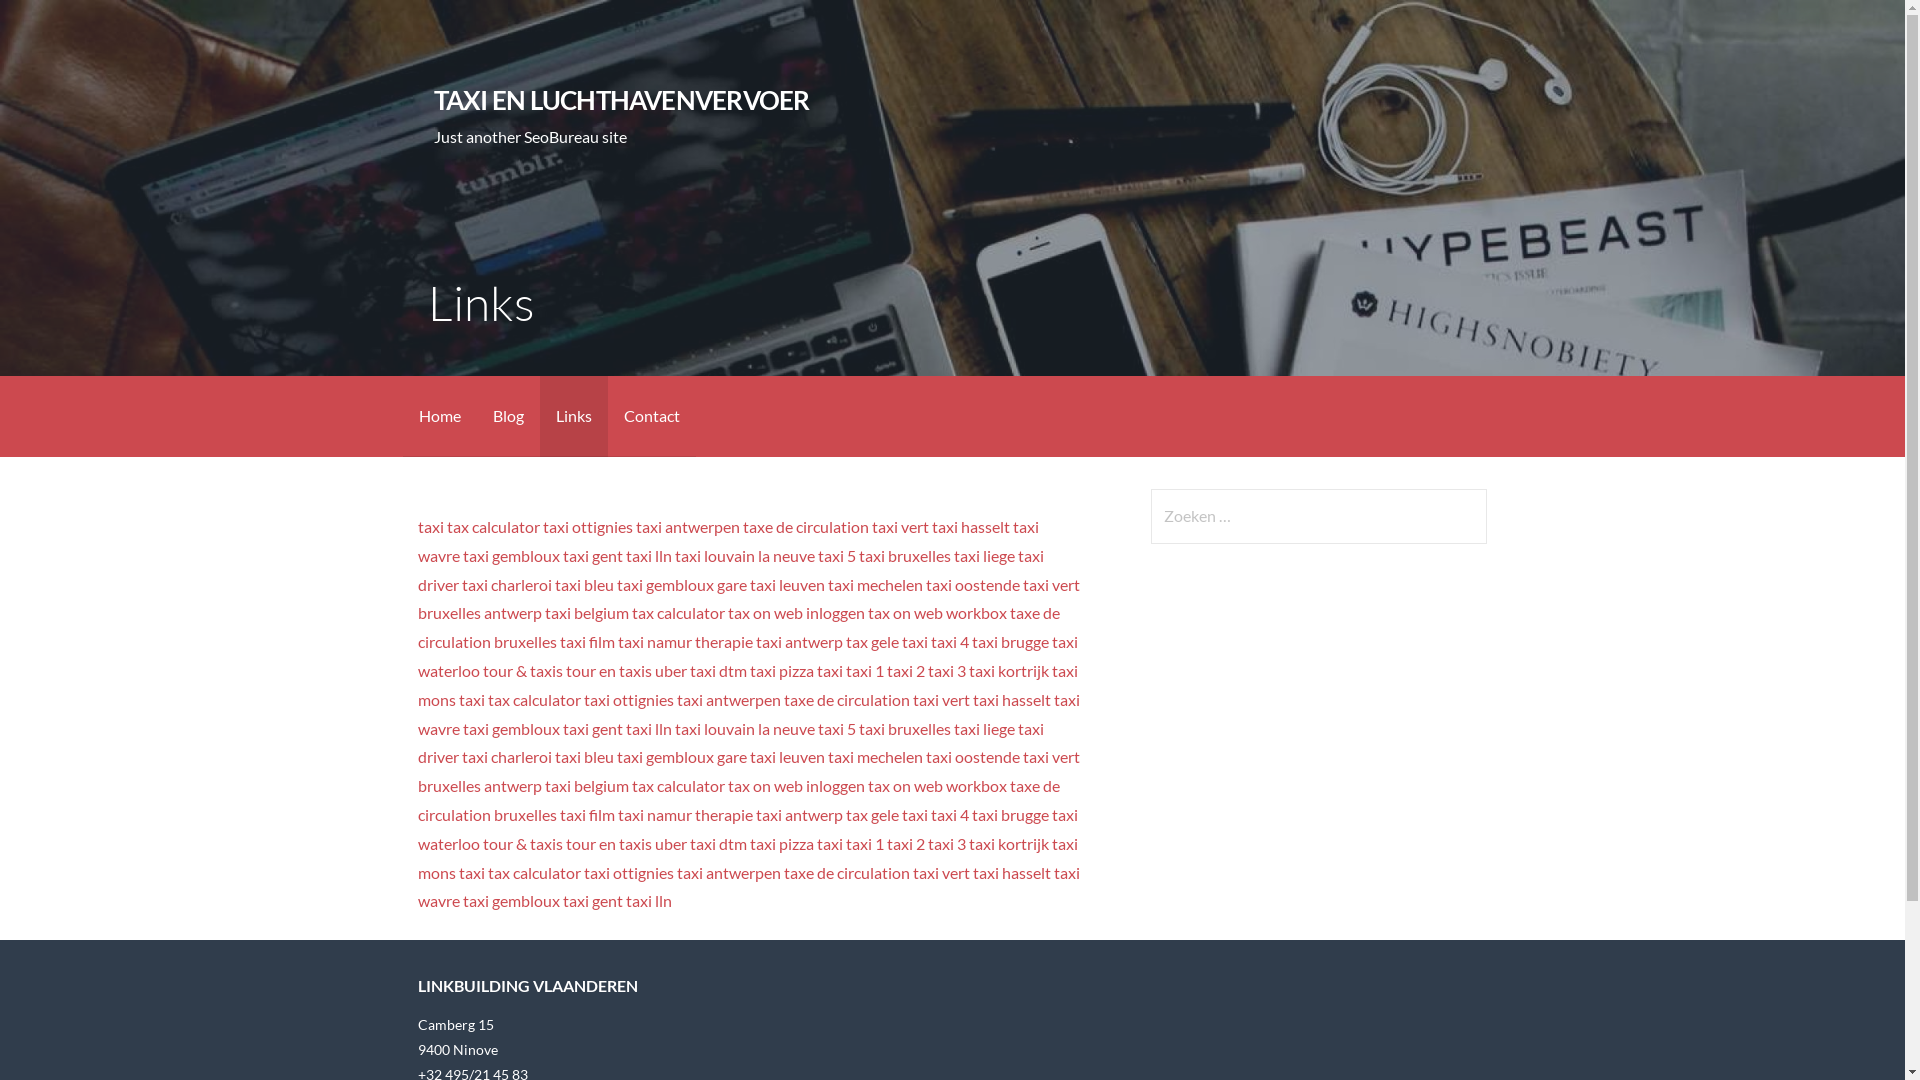 This screenshot has height=1080, width=1920. Describe the element at coordinates (539, 415) in the screenshot. I see `'Links'` at that location.